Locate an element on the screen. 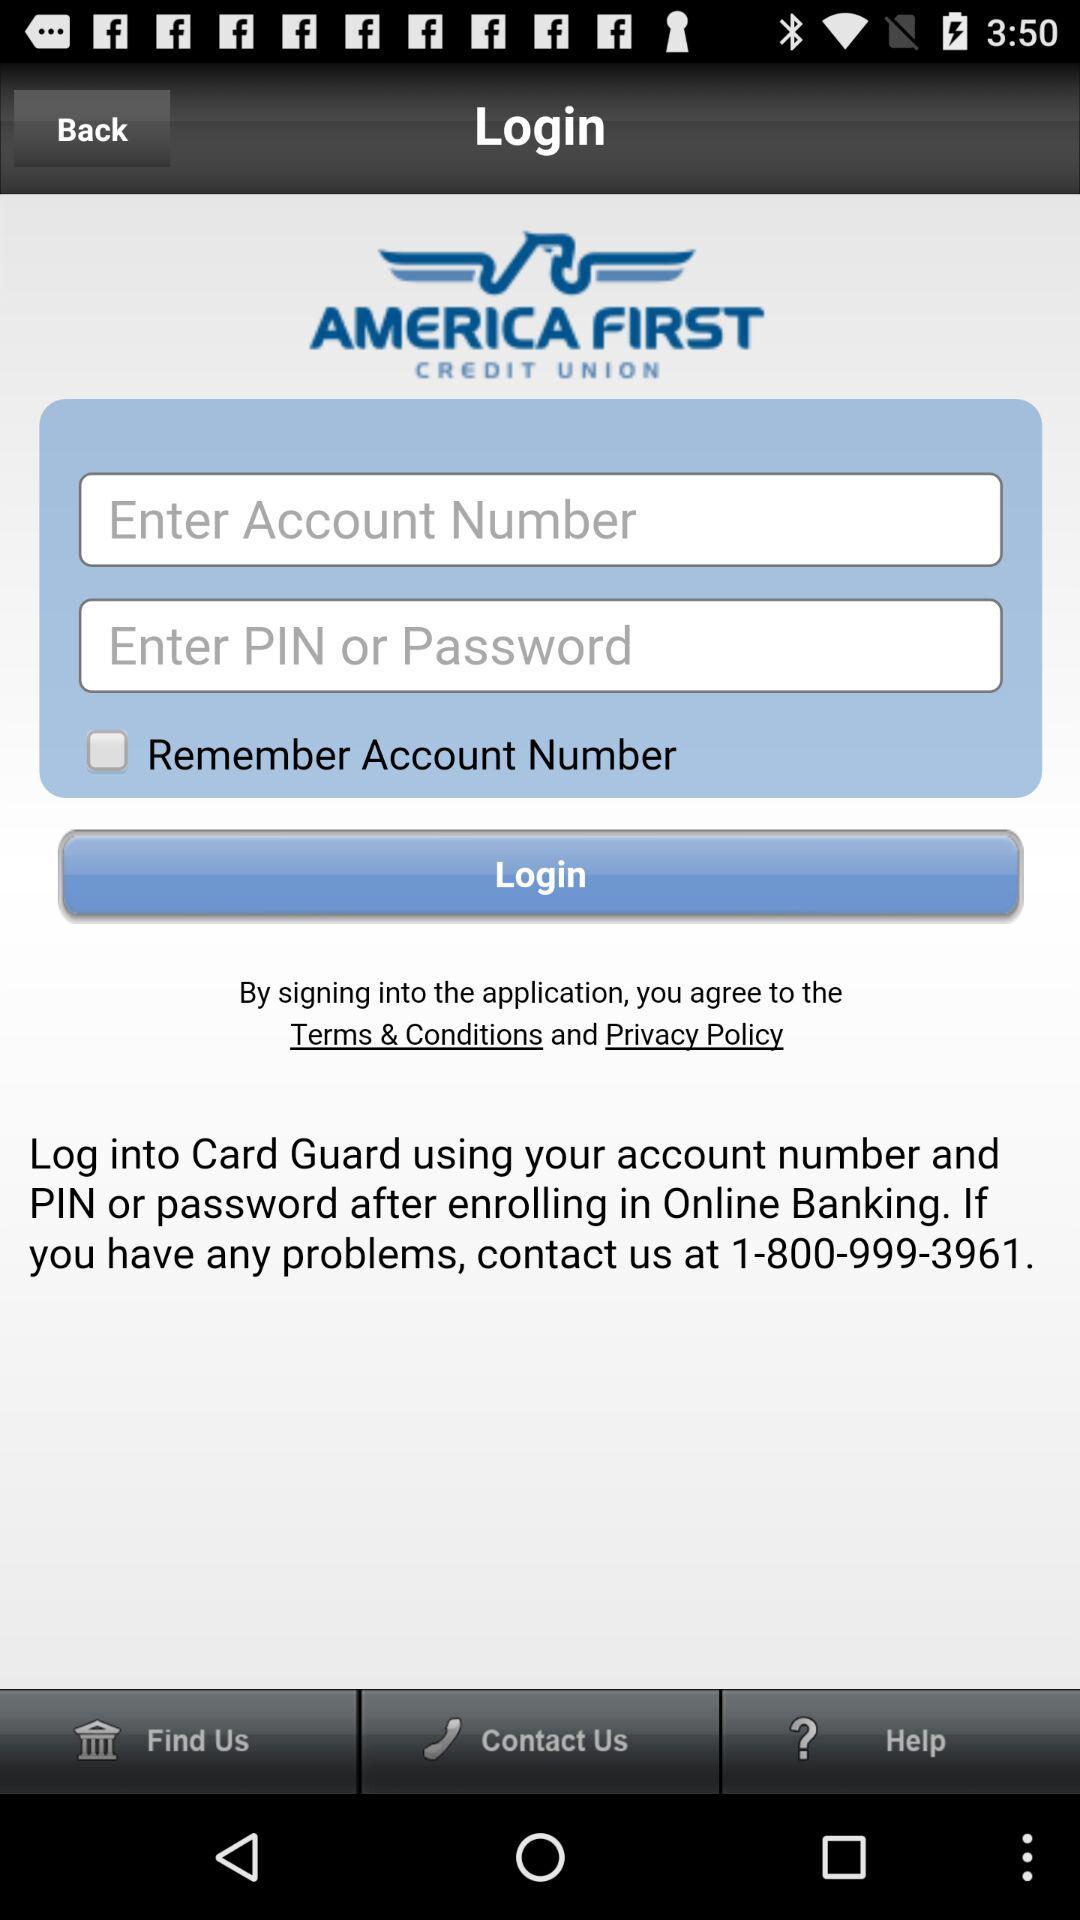 The image size is (1080, 1920). cantact is located at coordinates (540, 1740).